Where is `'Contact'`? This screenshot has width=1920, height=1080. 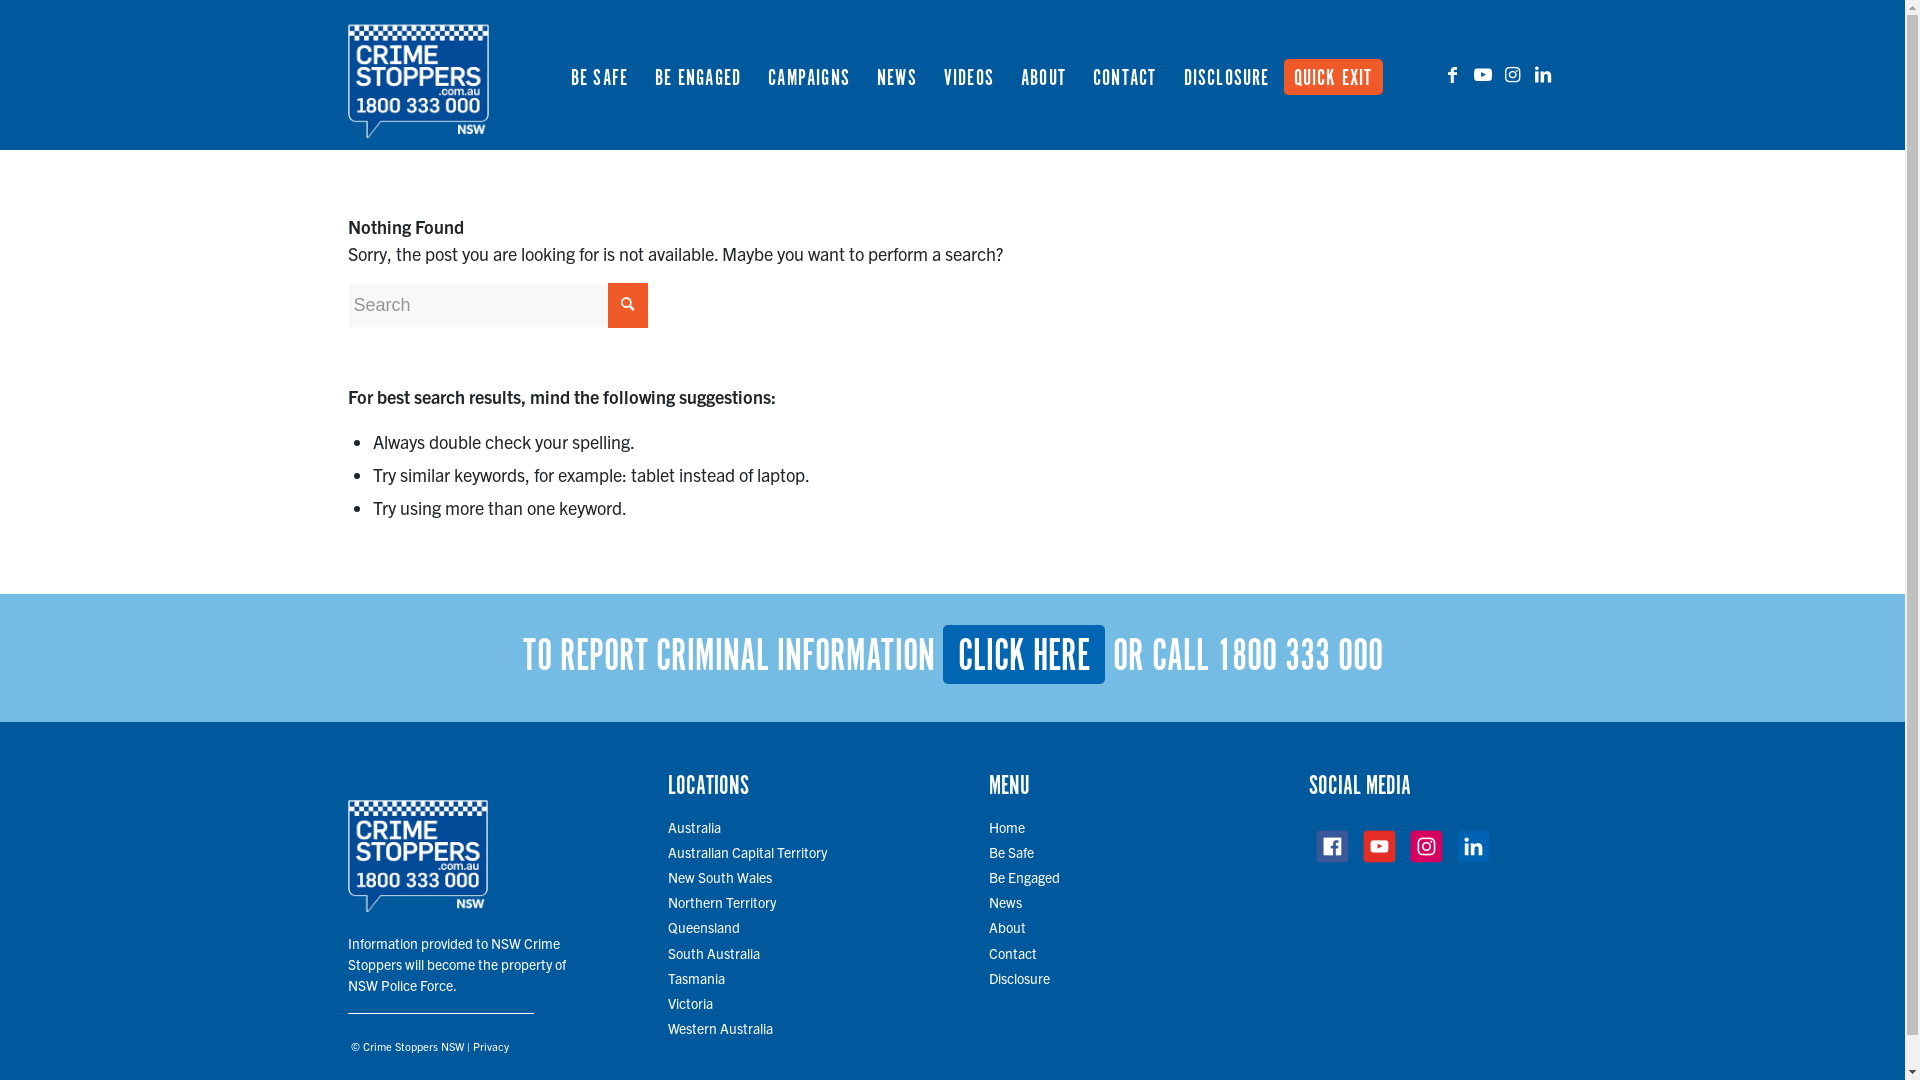 'Contact' is located at coordinates (1012, 951).